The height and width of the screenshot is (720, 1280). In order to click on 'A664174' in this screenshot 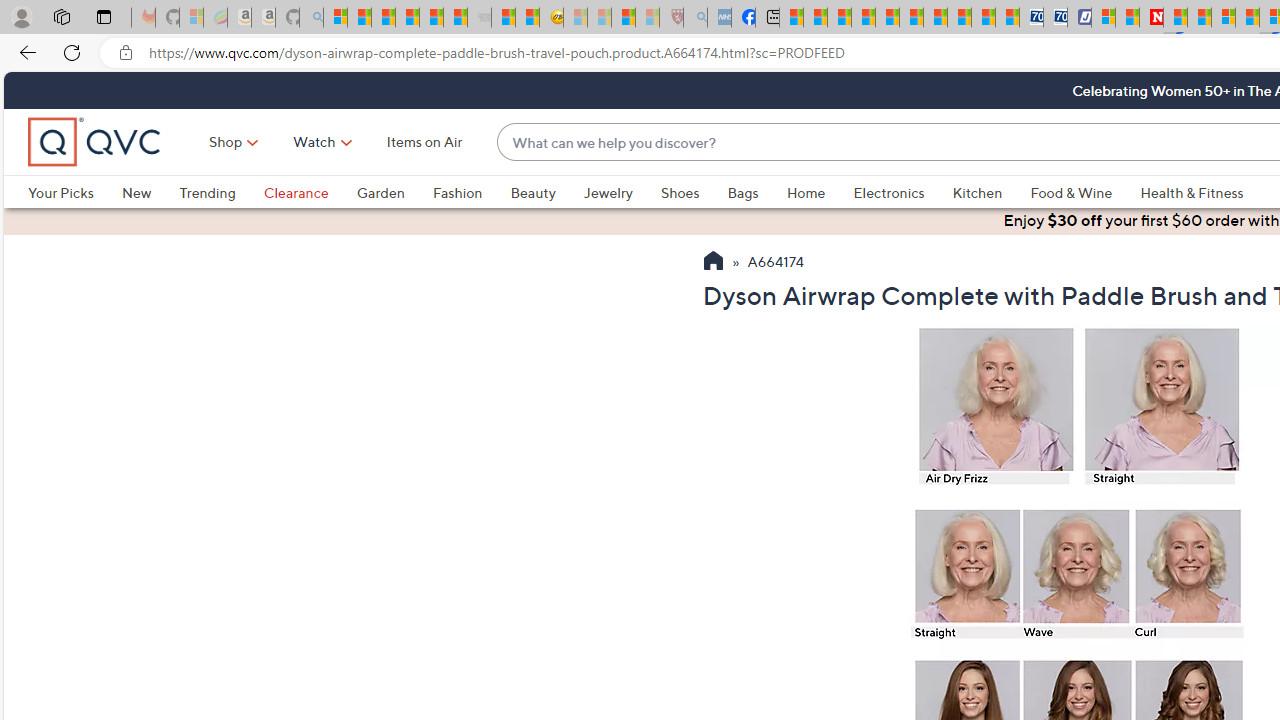, I will do `click(775, 262)`.